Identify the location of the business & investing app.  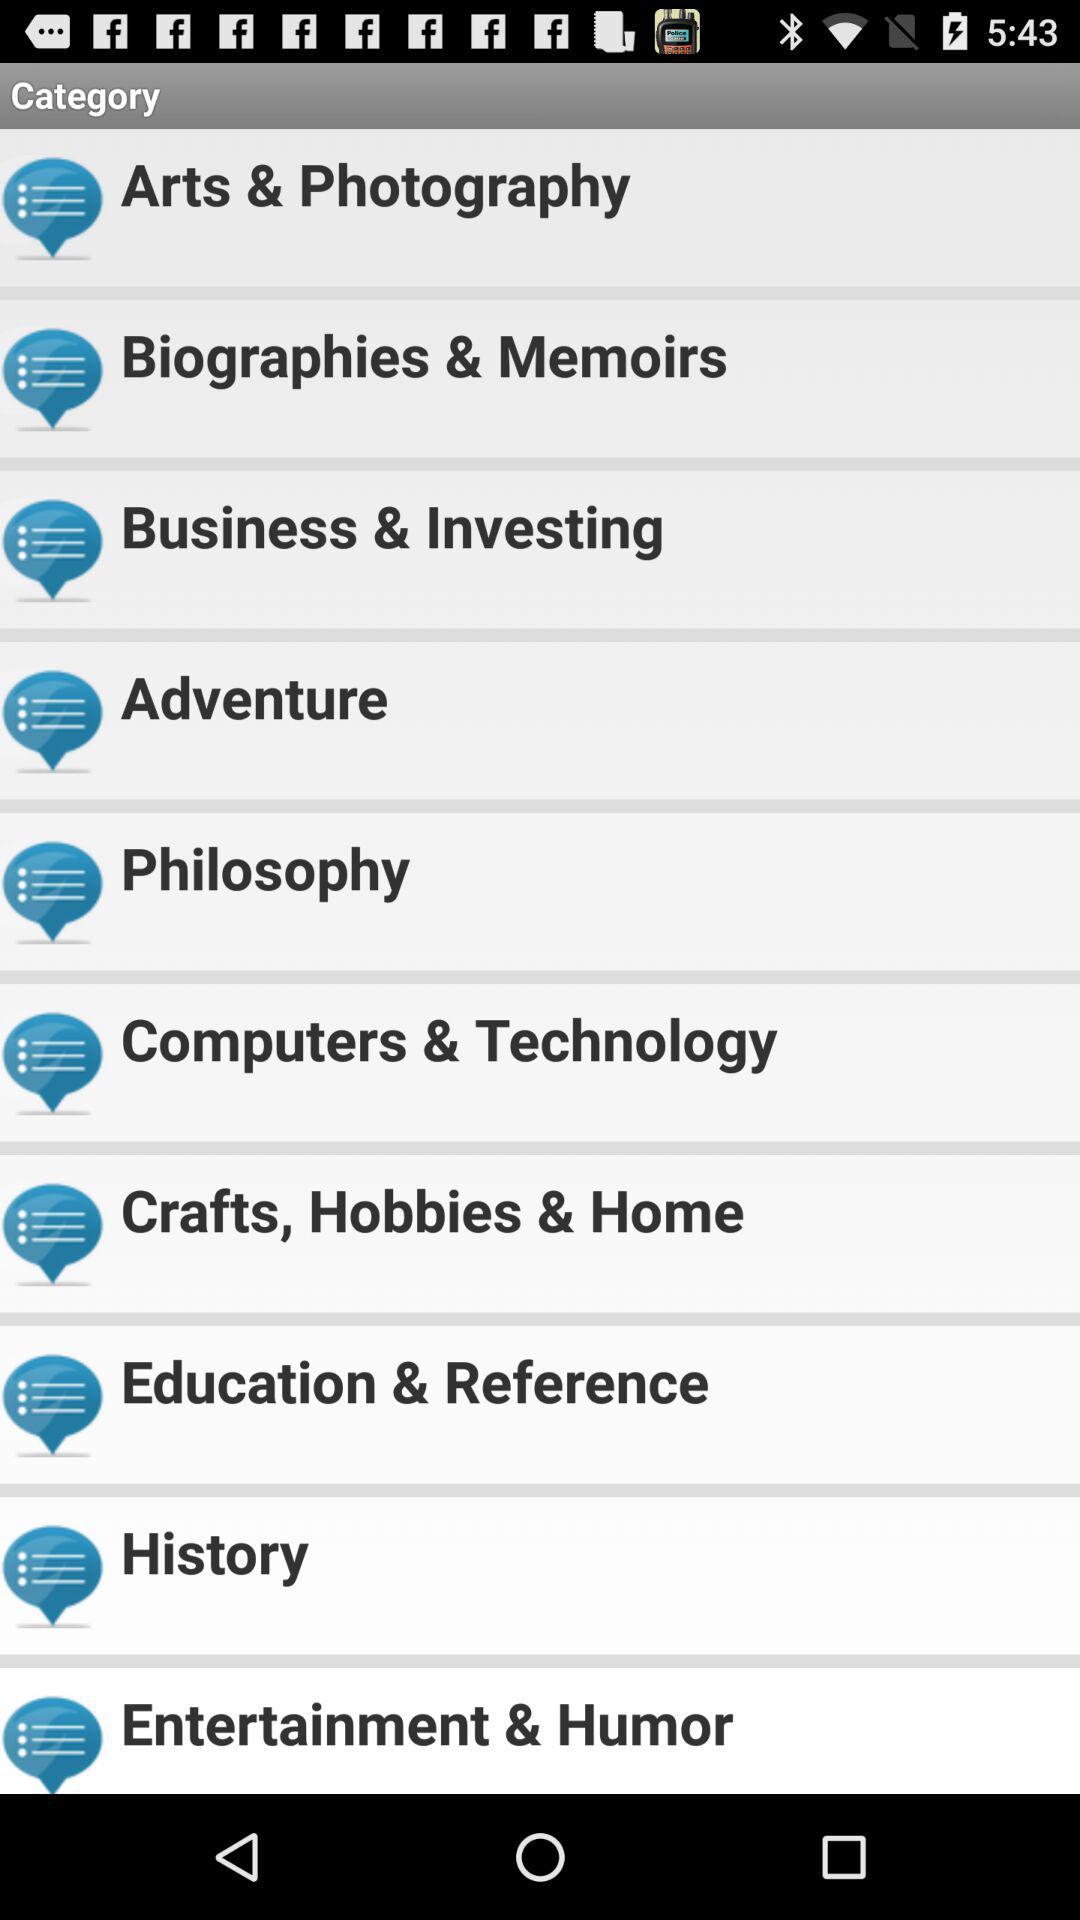
(591, 517).